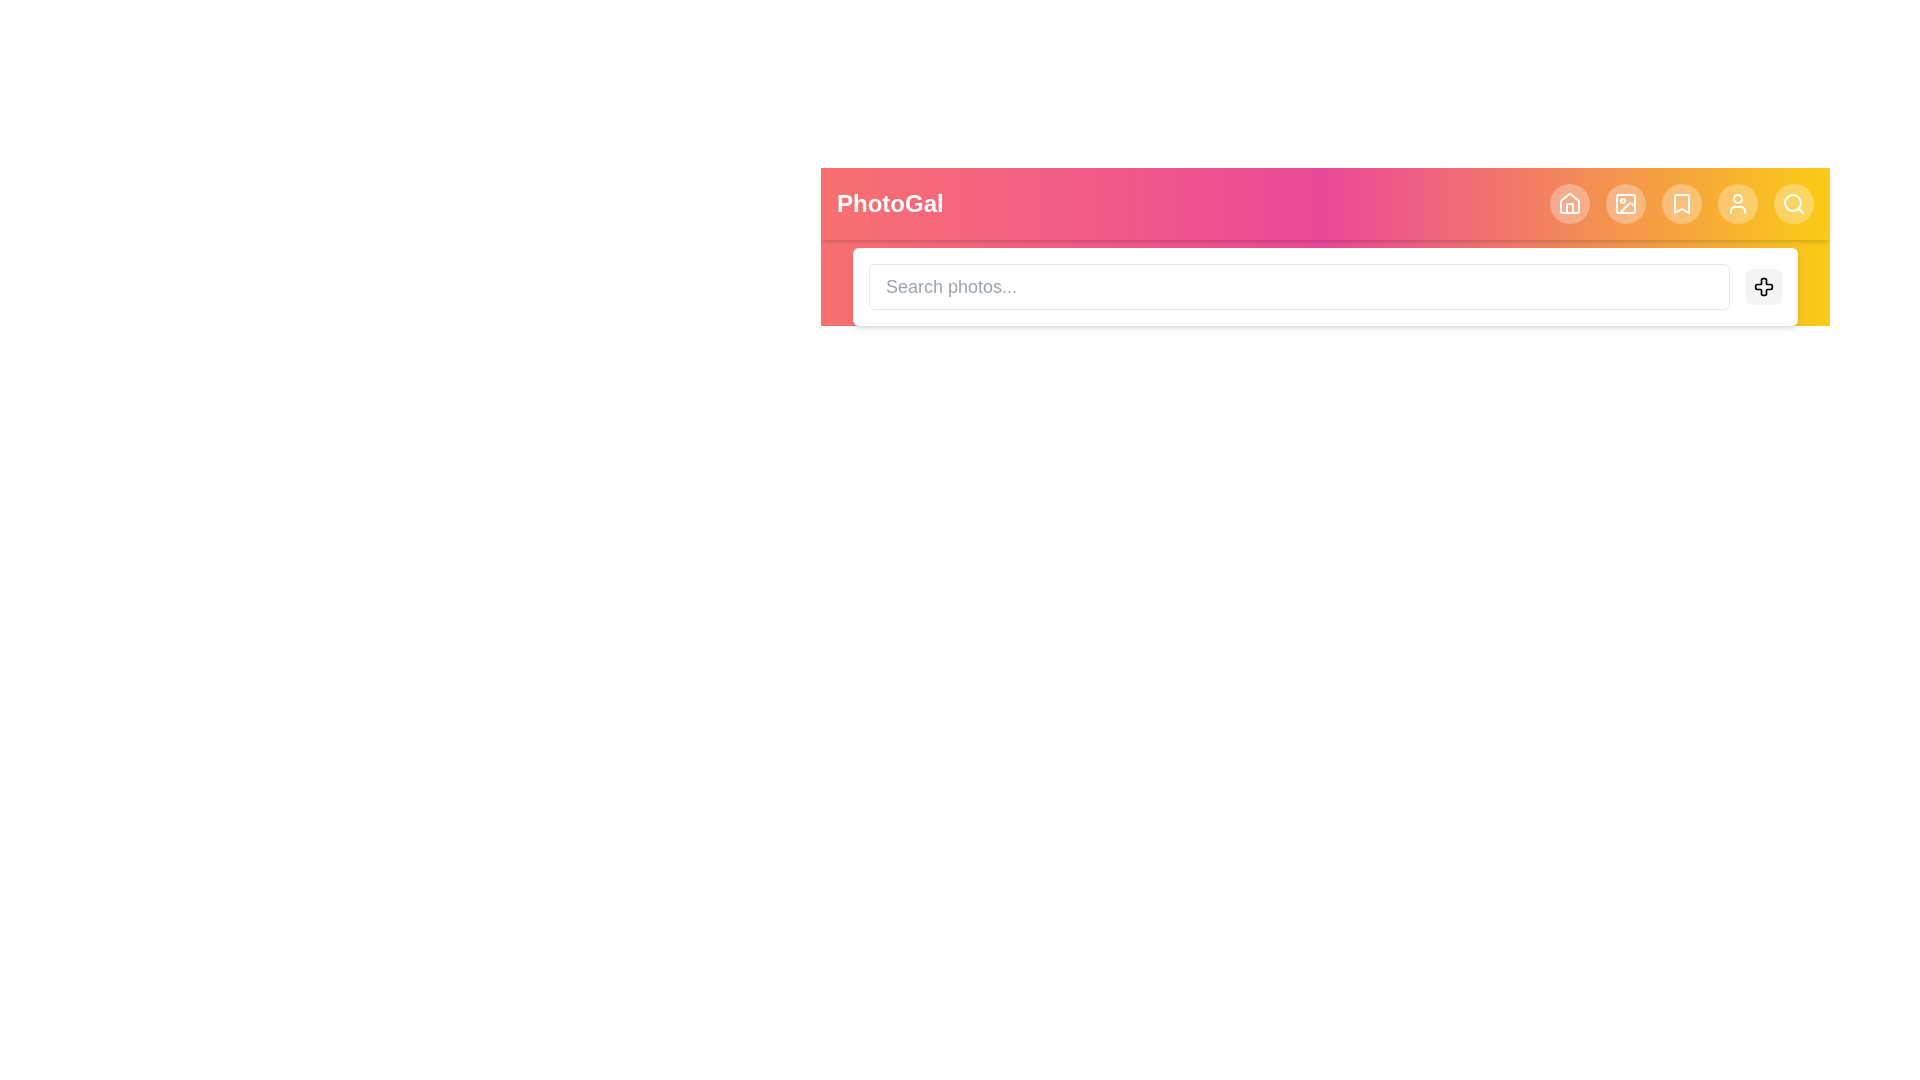 This screenshot has height=1080, width=1920. I want to click on the header element corresponding to Image, so click(1626, 204).